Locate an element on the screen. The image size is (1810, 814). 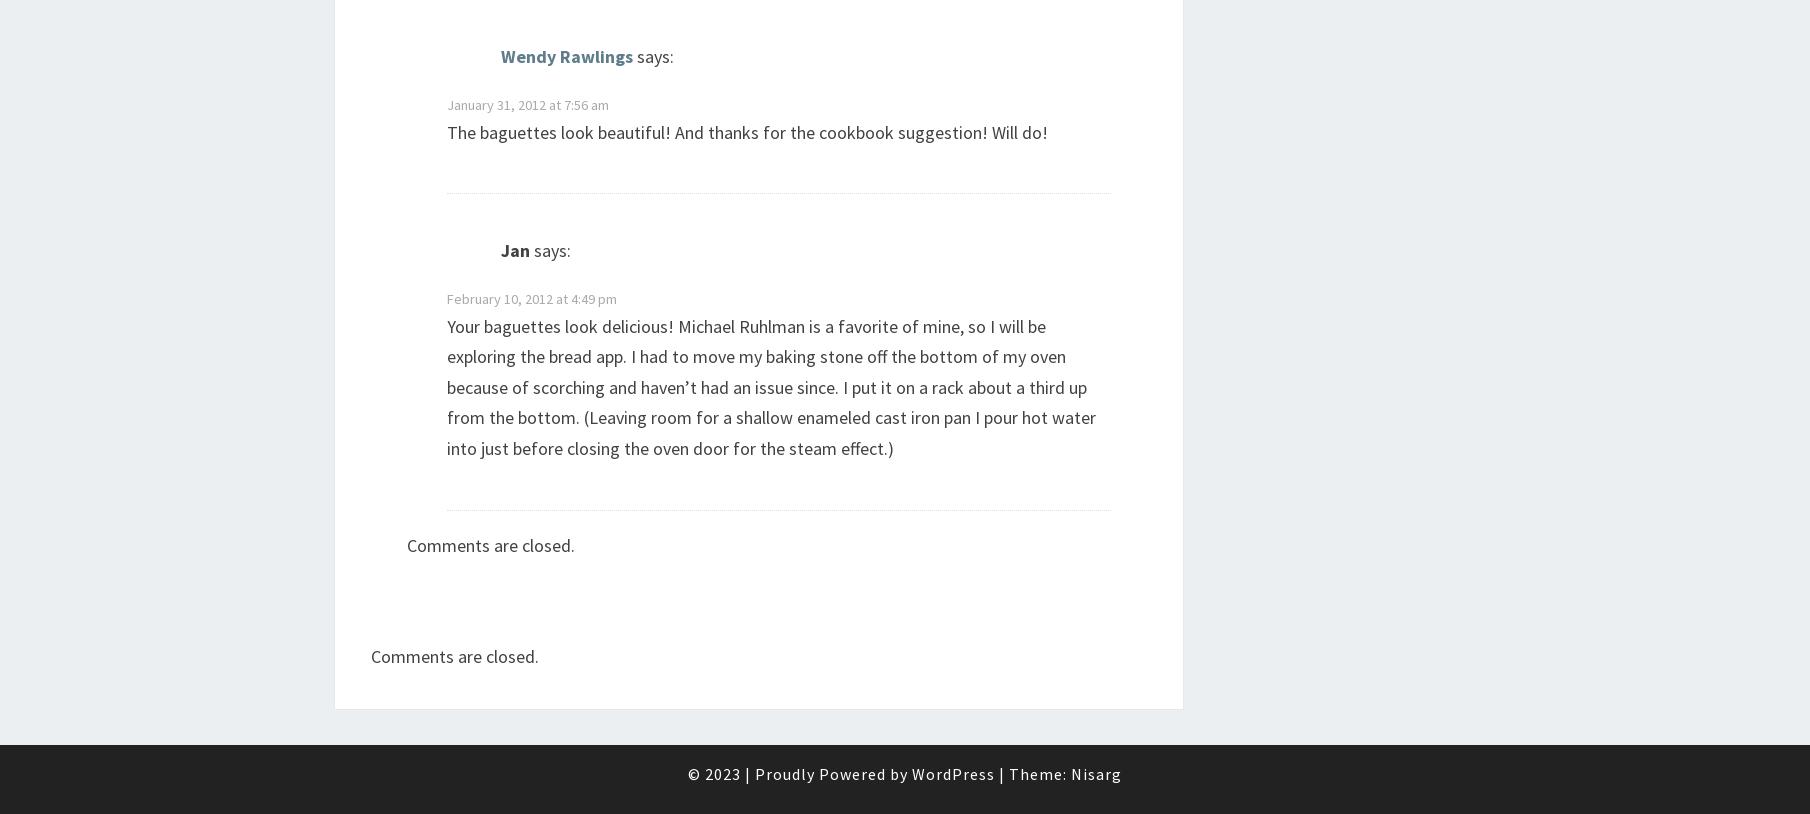
'Nisarg' is located at coordinates (1096, 772).